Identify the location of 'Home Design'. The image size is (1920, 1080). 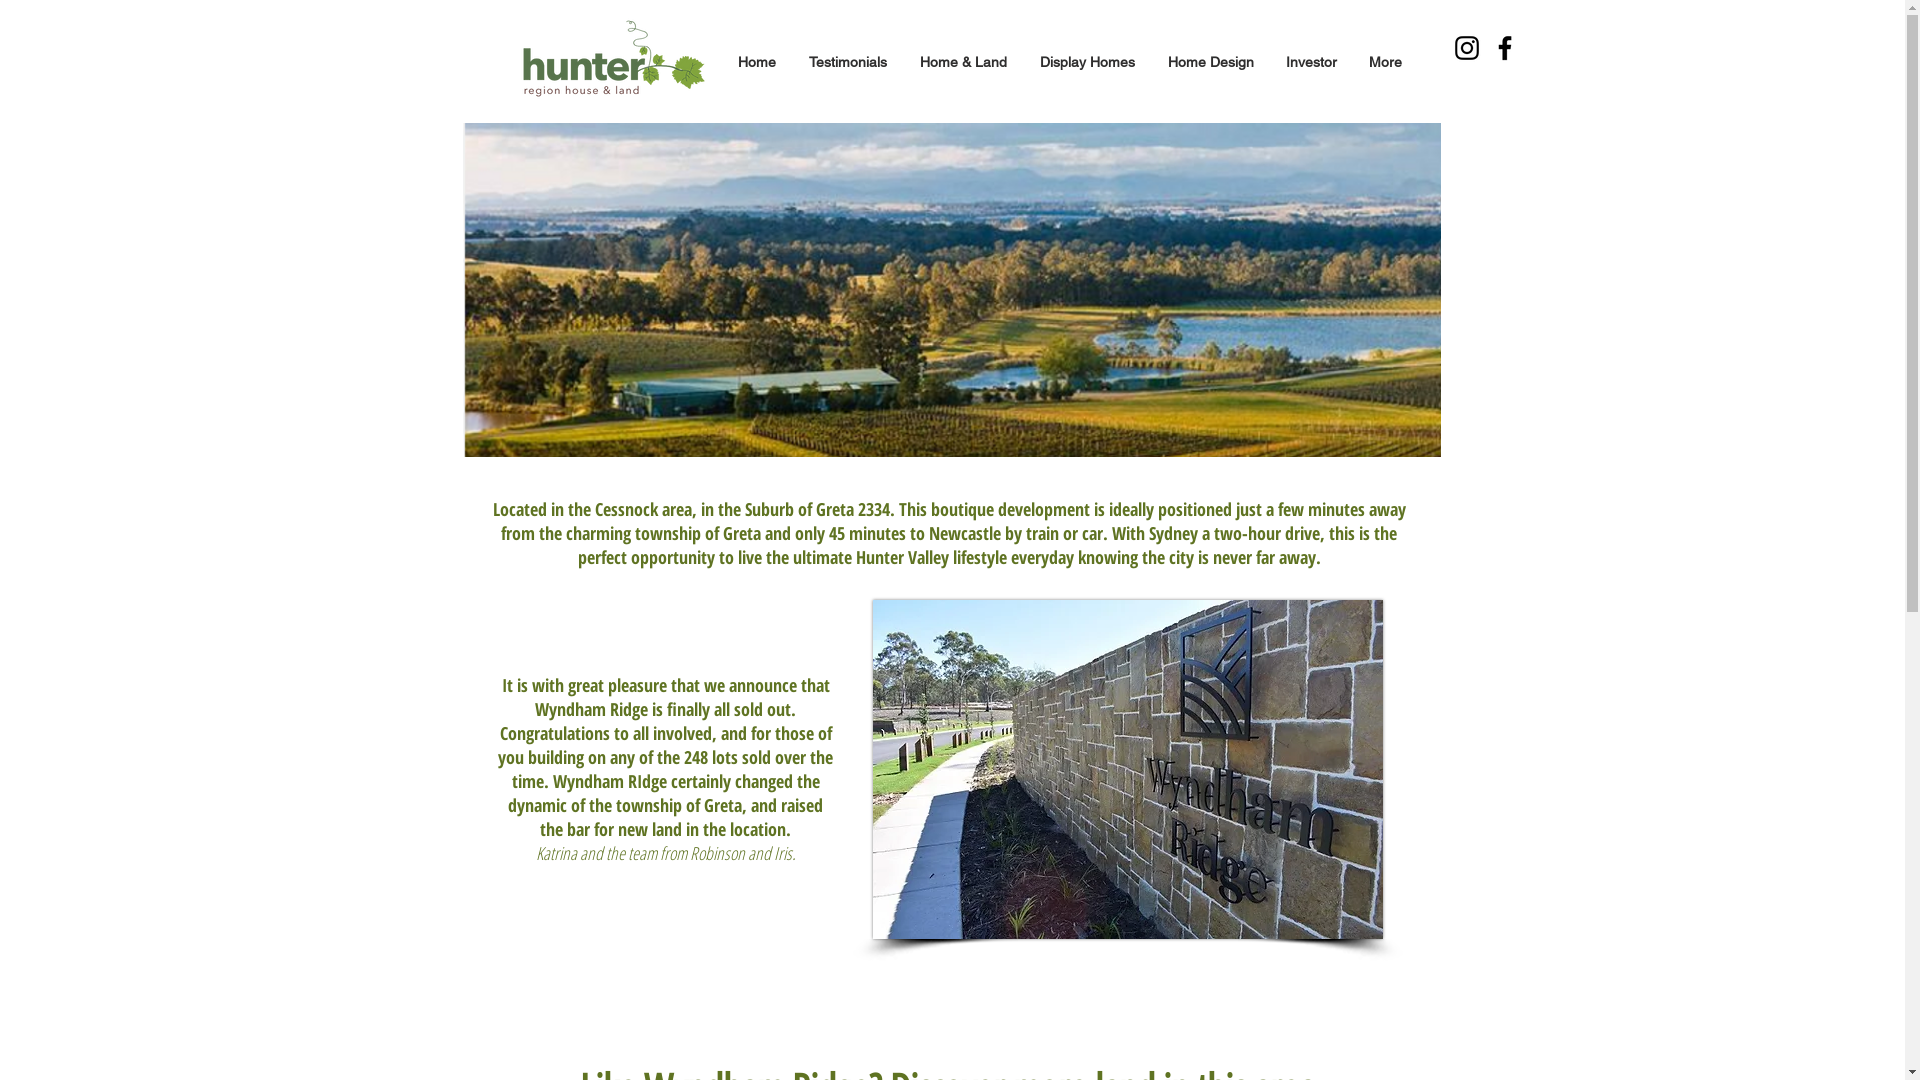
(1209, 60).